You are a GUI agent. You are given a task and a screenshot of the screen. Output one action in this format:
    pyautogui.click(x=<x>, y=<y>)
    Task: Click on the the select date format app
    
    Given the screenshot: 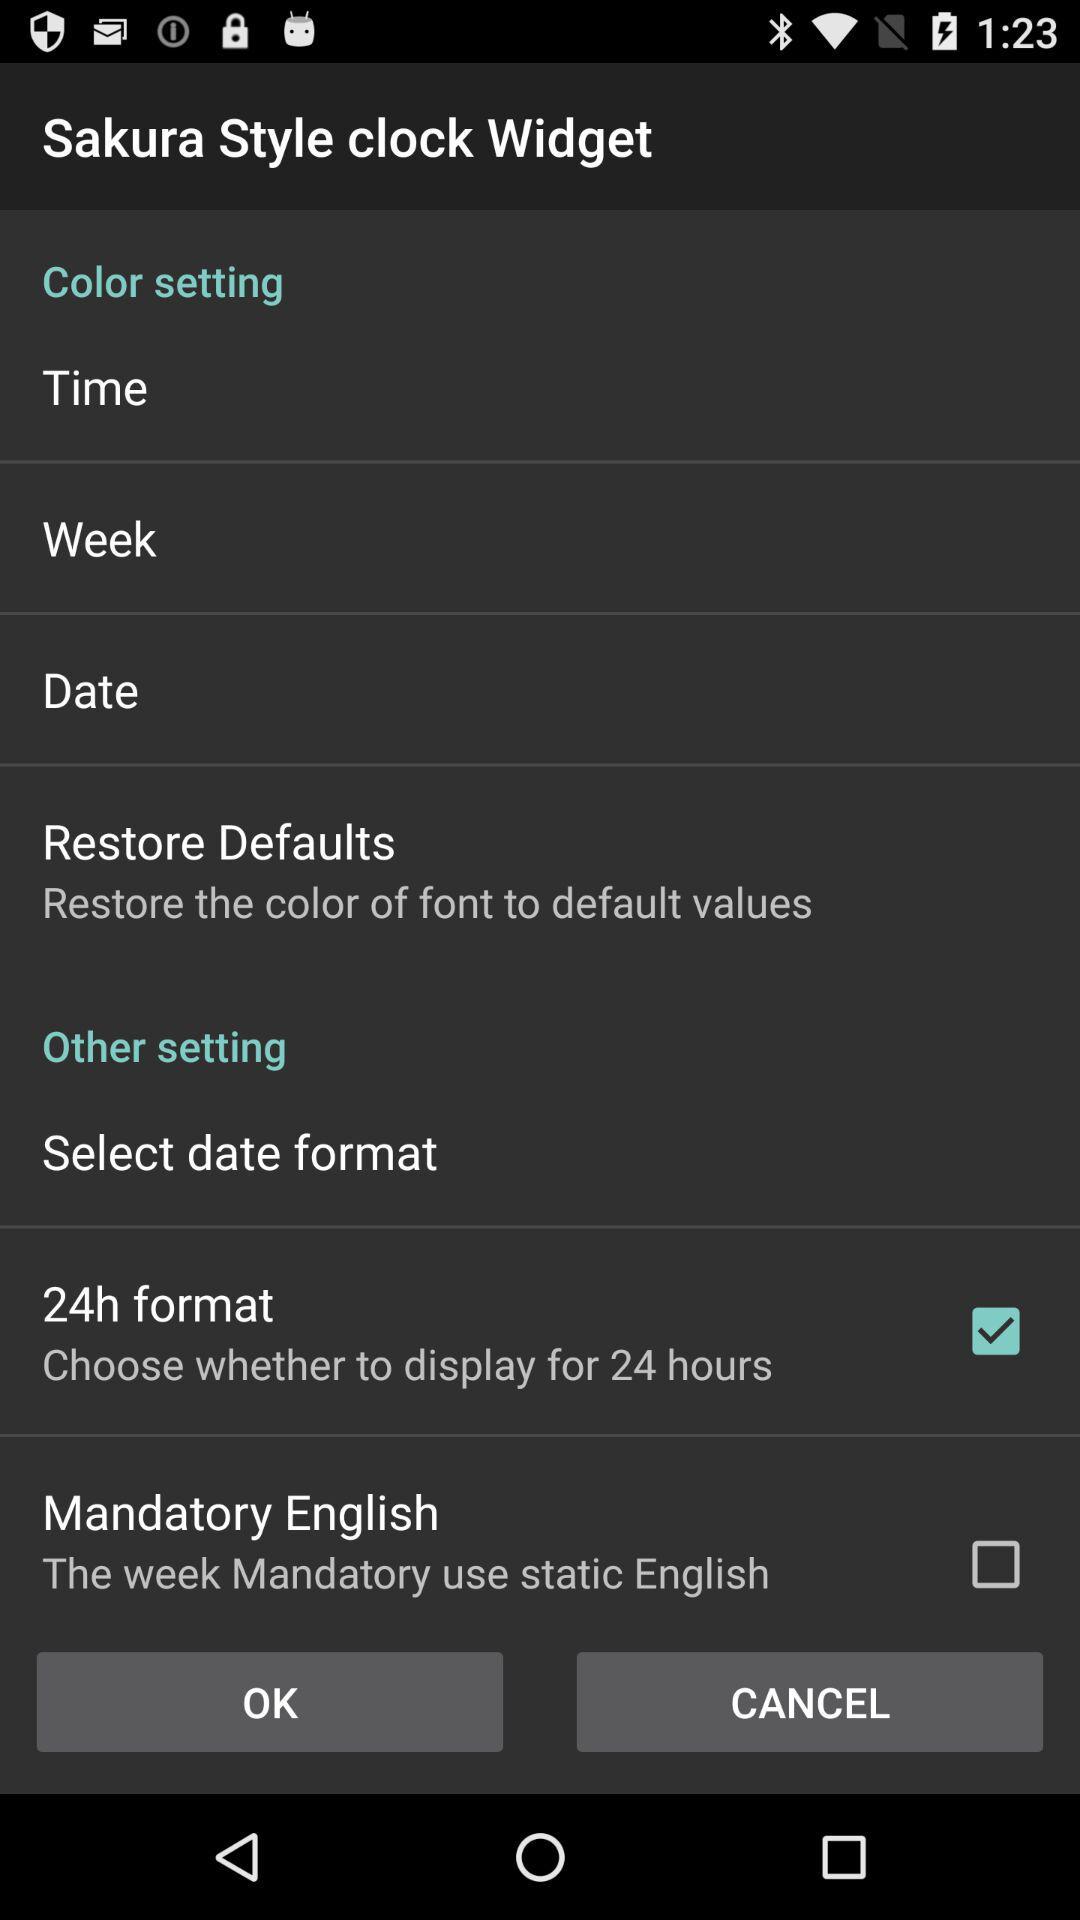 What is the action you would take?
    pyautogui.click(x=238, y=1151)
    